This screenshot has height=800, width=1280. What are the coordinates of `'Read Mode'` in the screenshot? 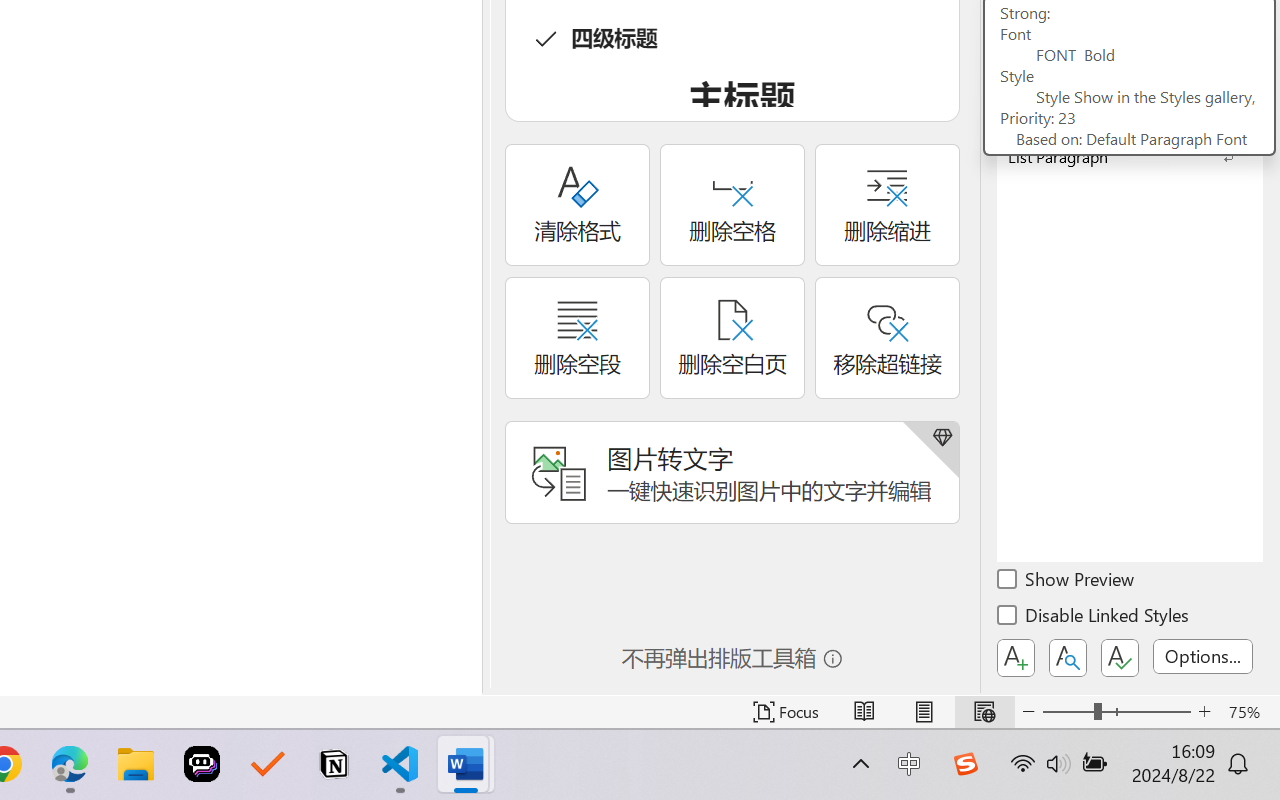 It's located at (864, 711).